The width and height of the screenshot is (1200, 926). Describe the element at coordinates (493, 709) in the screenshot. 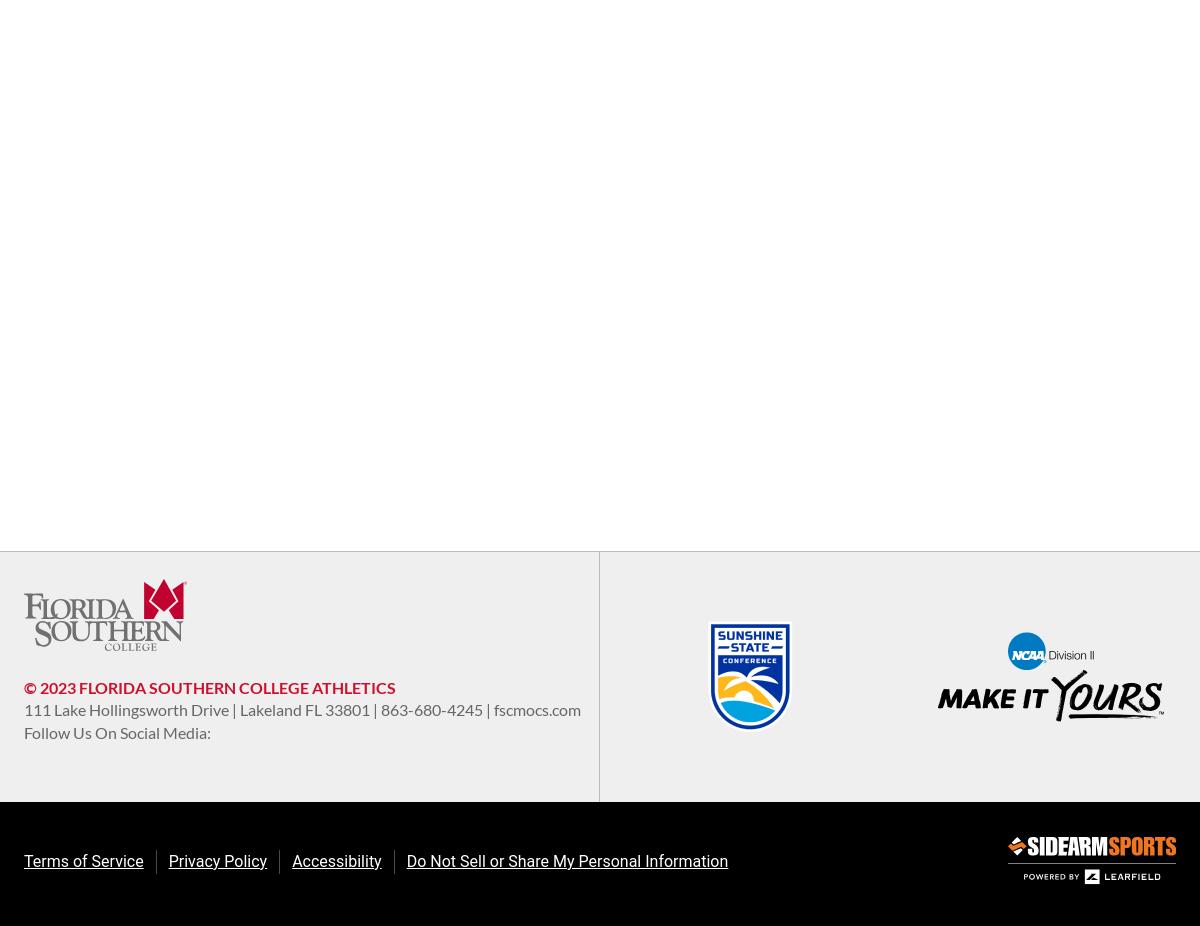

I see `'fscmocs.com'` at that location.